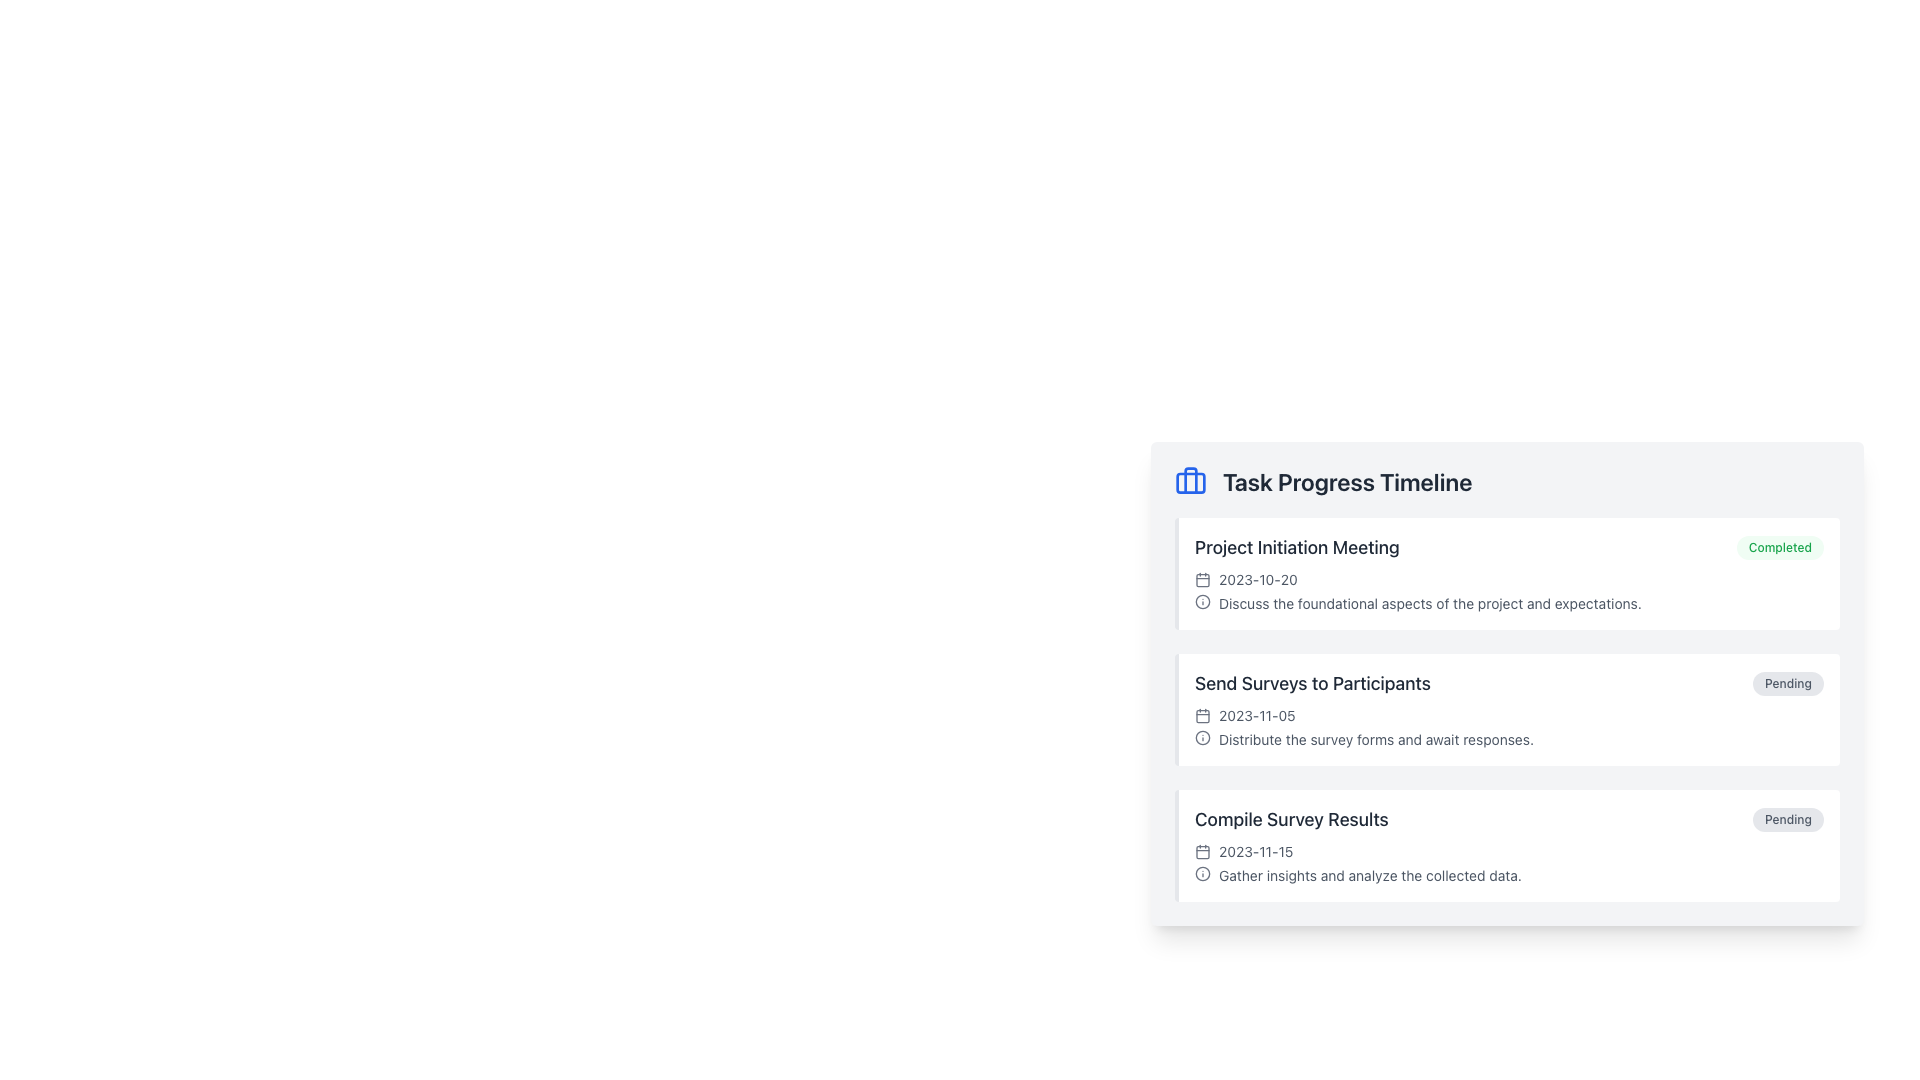 This screenshot has height=1080, width=1920. I want to click on the text label titled 'Project Initiation Meeting' to change its color, so click(1297, 547).